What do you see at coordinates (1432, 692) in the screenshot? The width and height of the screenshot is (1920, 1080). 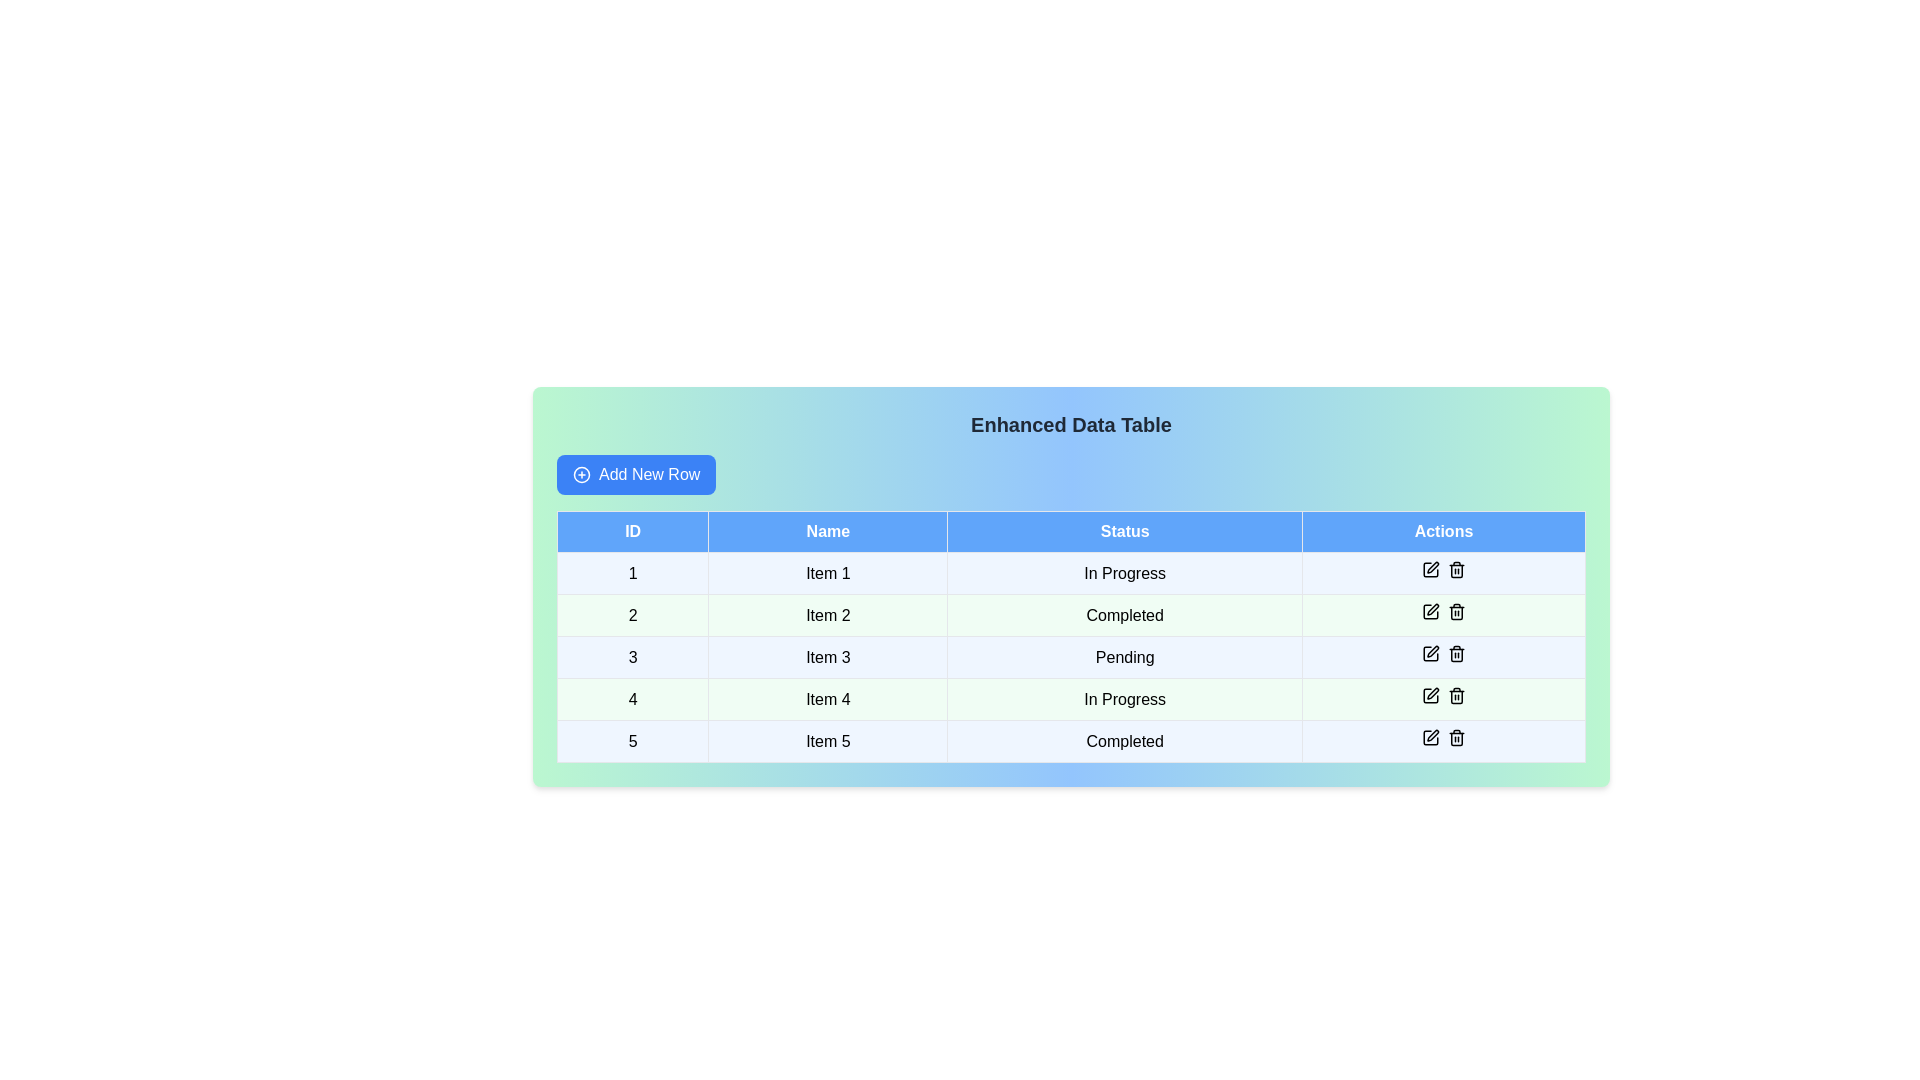 I see `the edit button in the 'Actions' column for 'Item 4', which is located adjacent to the trash can icon` at bounding box center [1432, 692].